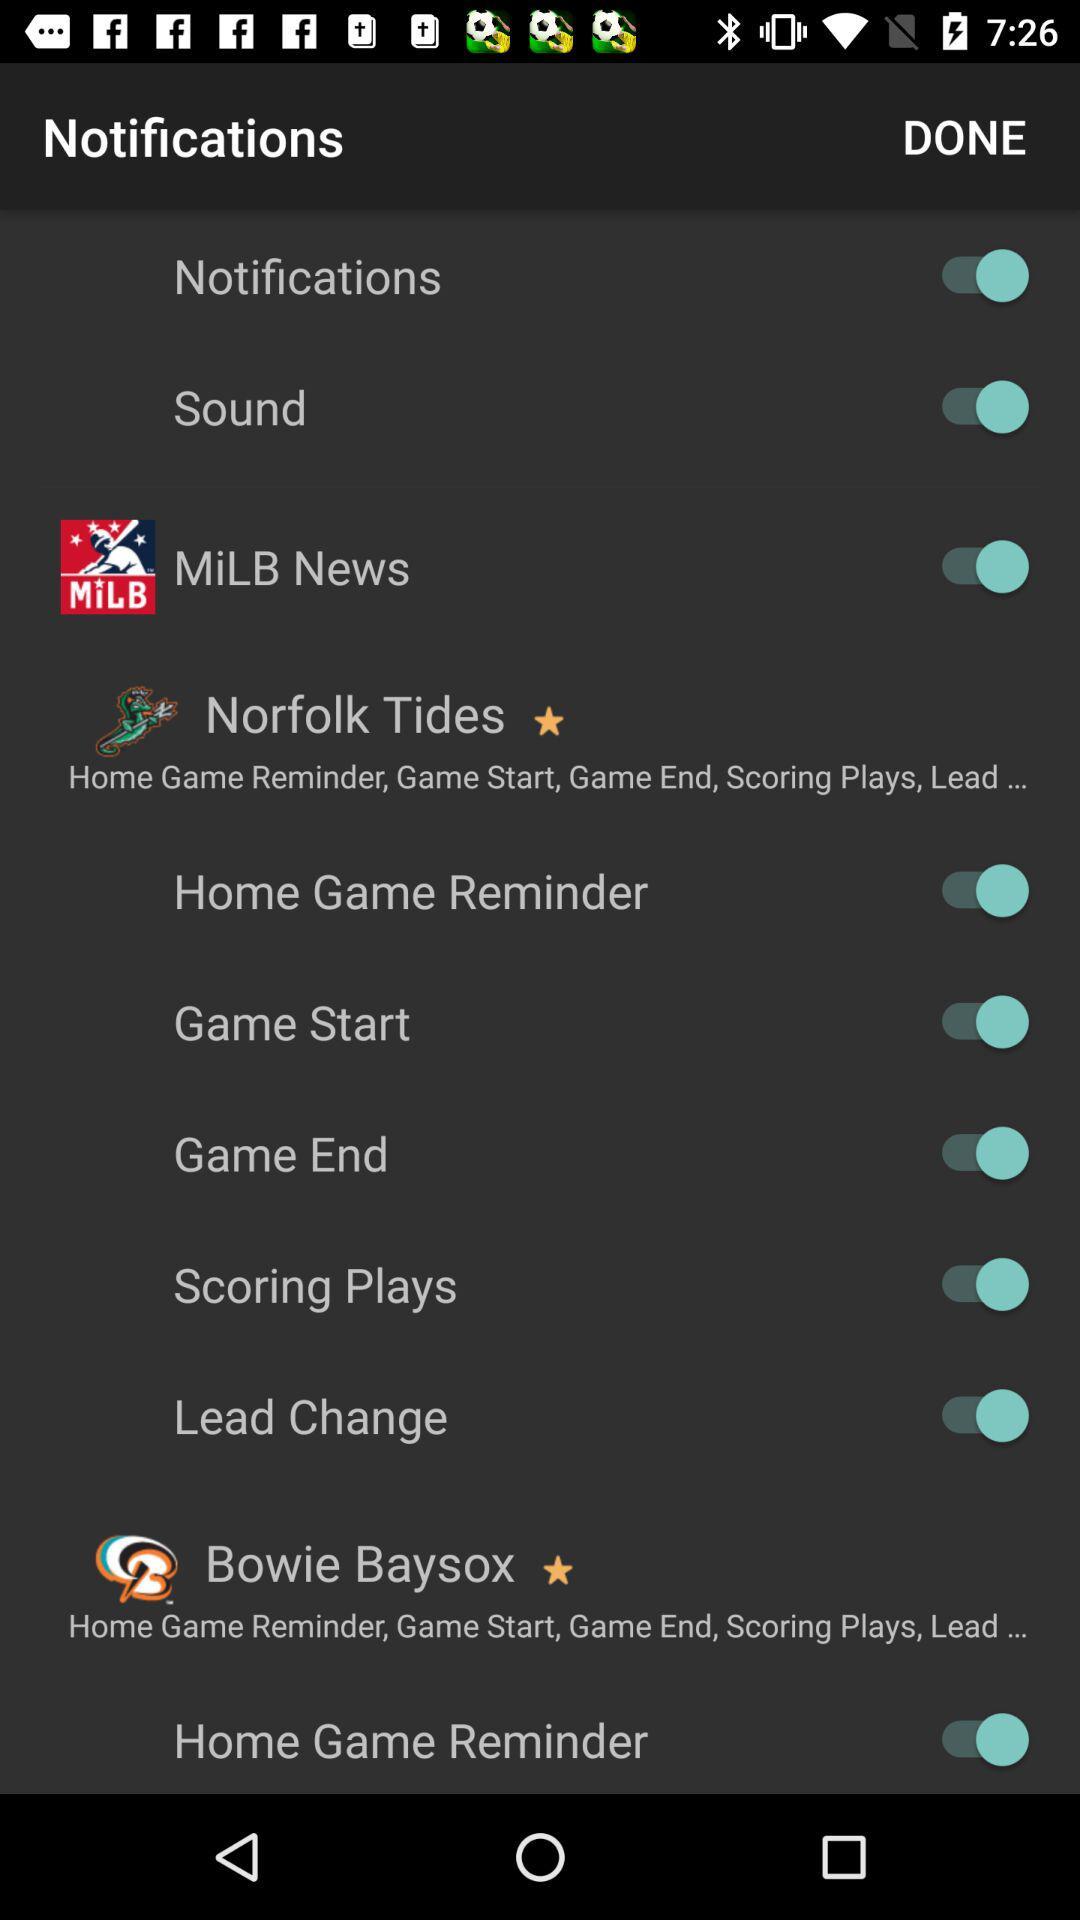  I want to click on off on option, so click(974, 274).